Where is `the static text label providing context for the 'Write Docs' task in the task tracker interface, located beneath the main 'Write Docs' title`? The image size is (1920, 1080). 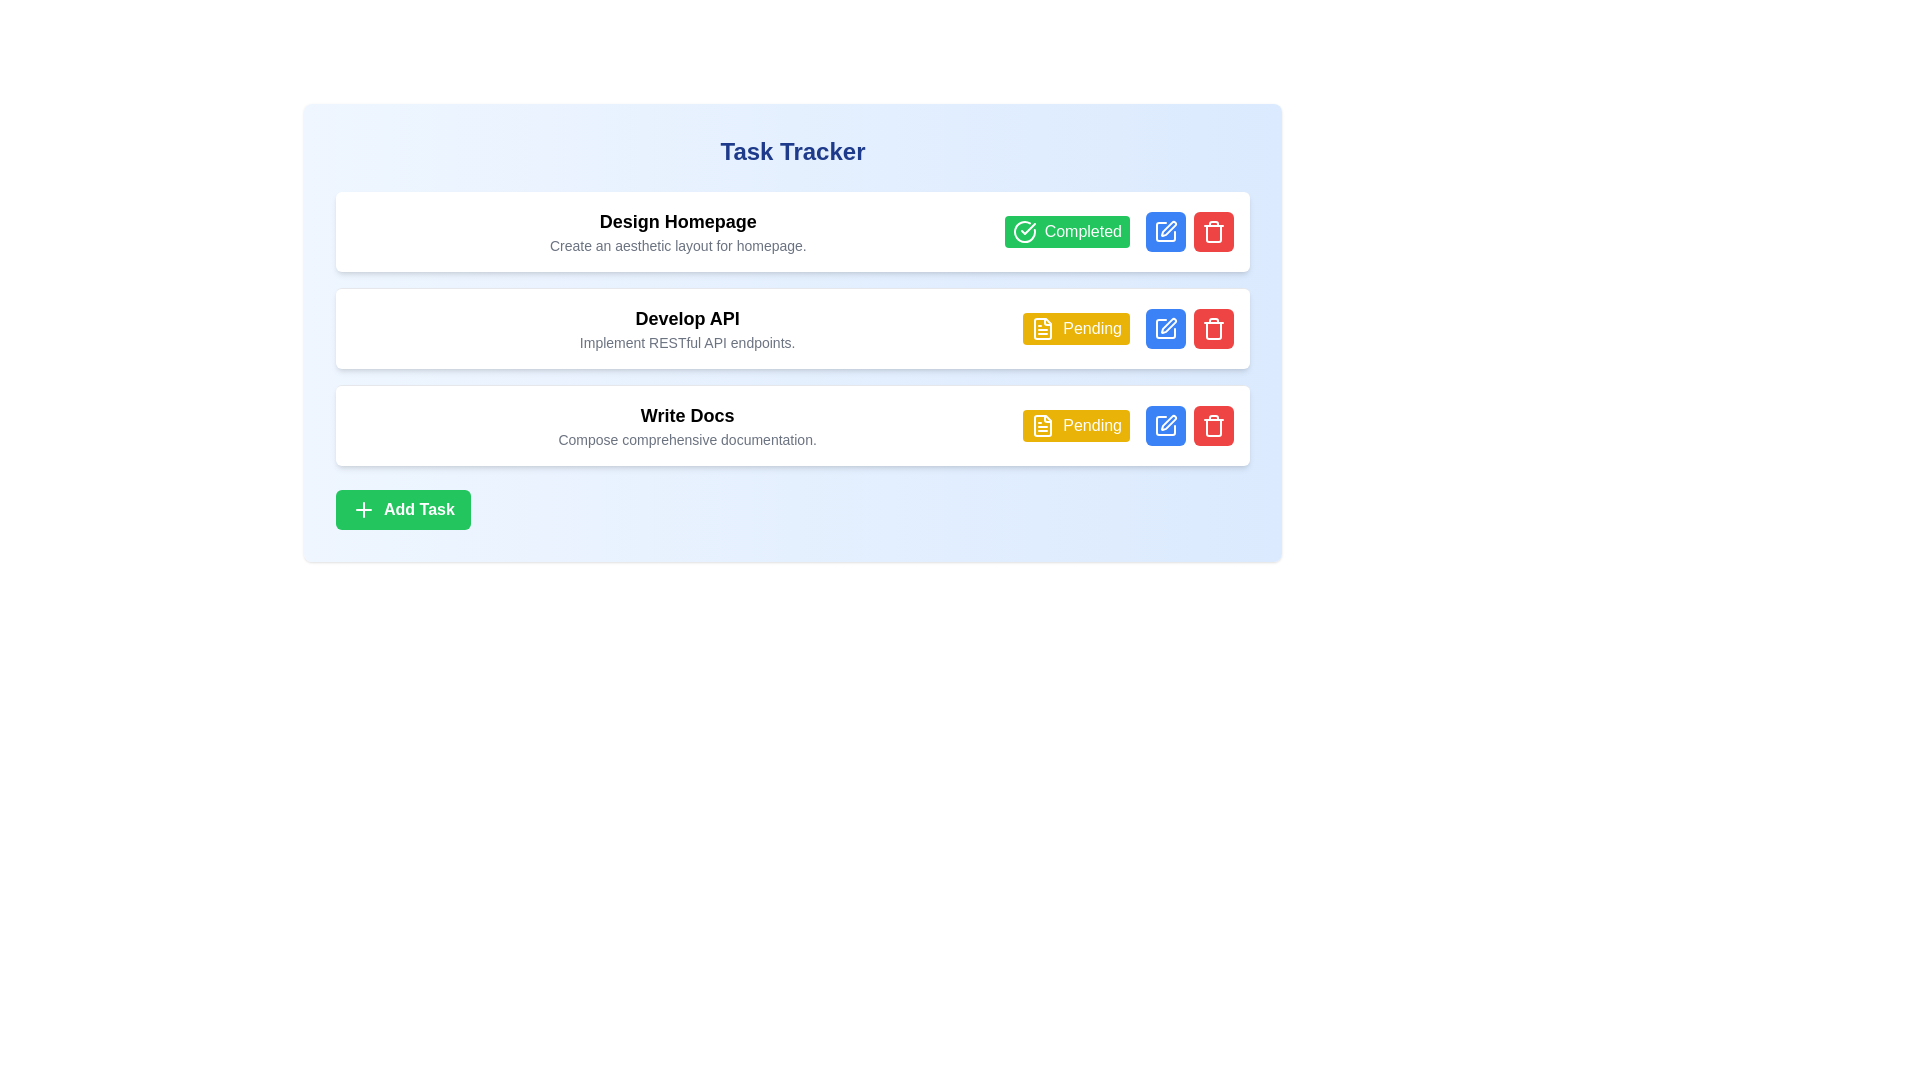
the static text label providing context for the 'Write Docs' task in the task tracker interface, located beneath the main 'Write Docs' title is located at coordinates (687, 438).